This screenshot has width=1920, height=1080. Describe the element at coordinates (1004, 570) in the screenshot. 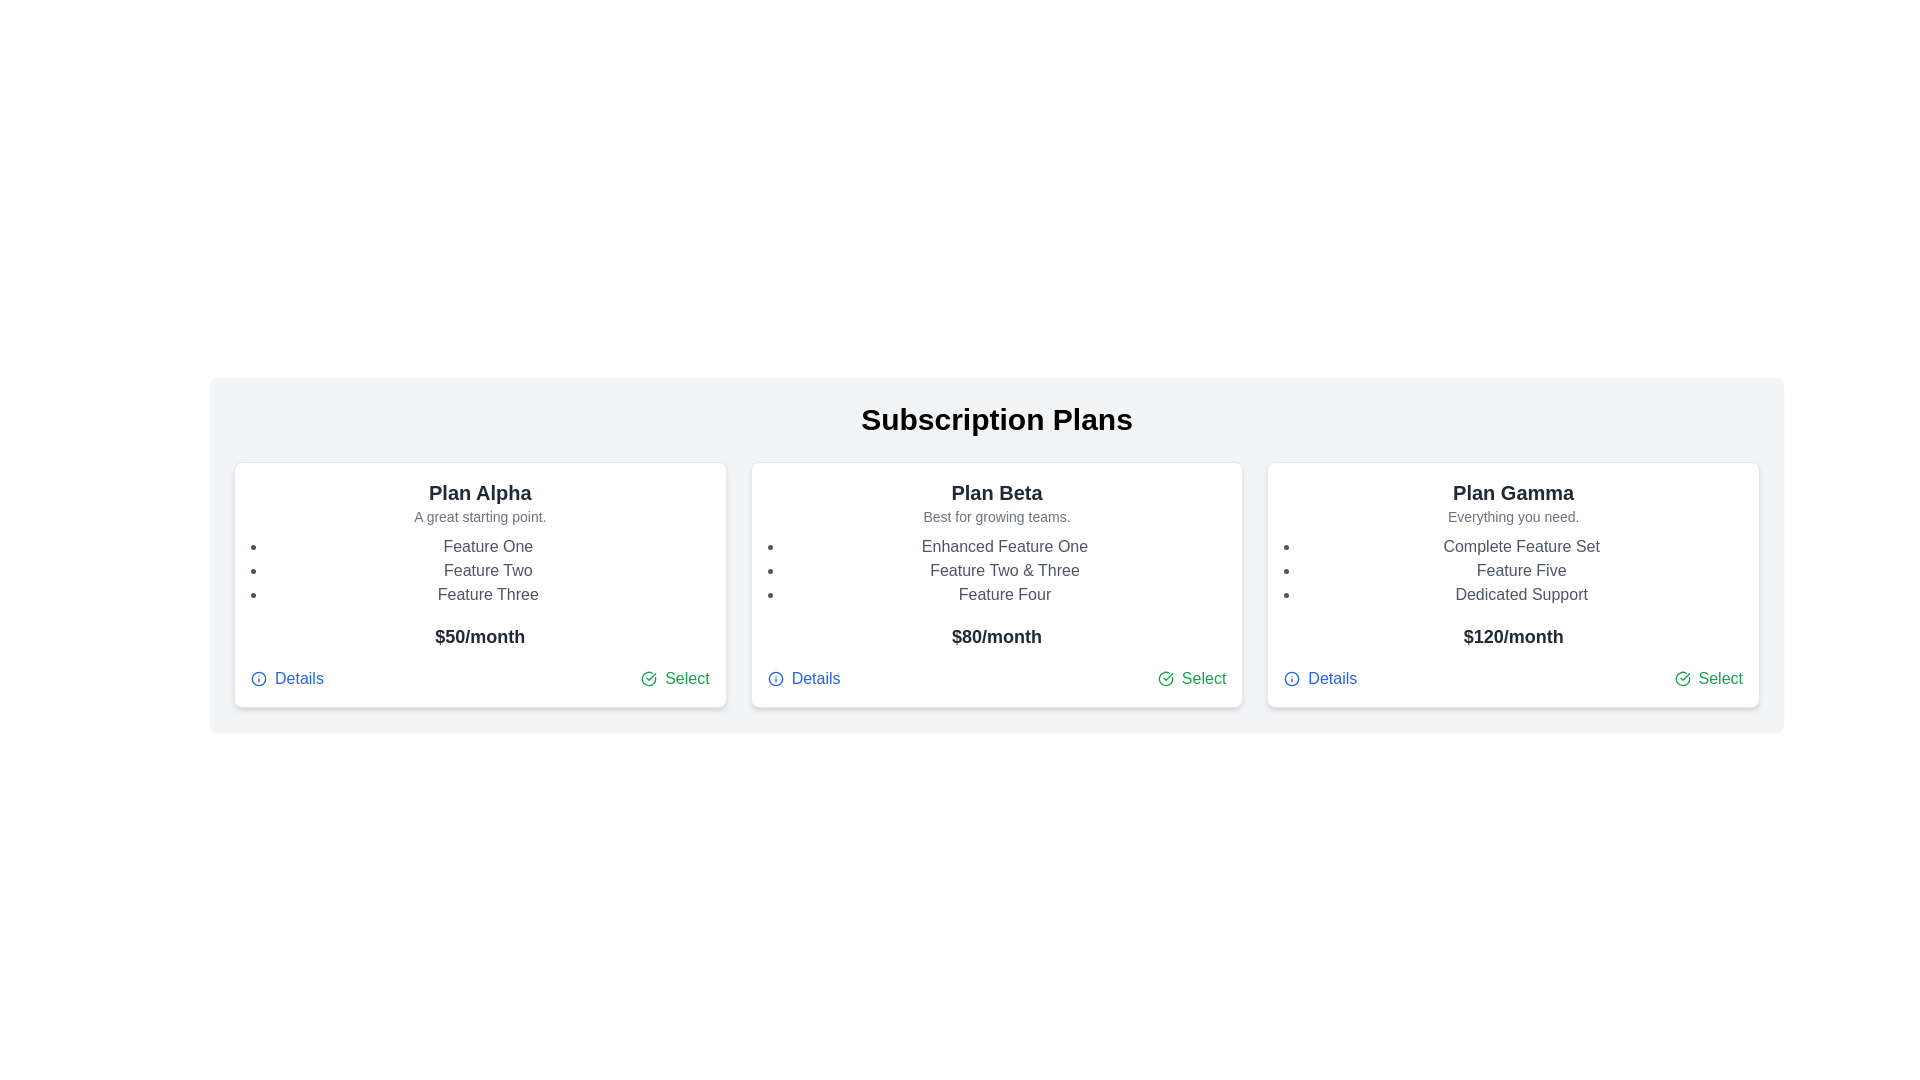

I see `the text element displaying 'Feature Two & Three' in gray, which is the second item in the bulleted list under the 'Plan Beta' subscription card` at that location.